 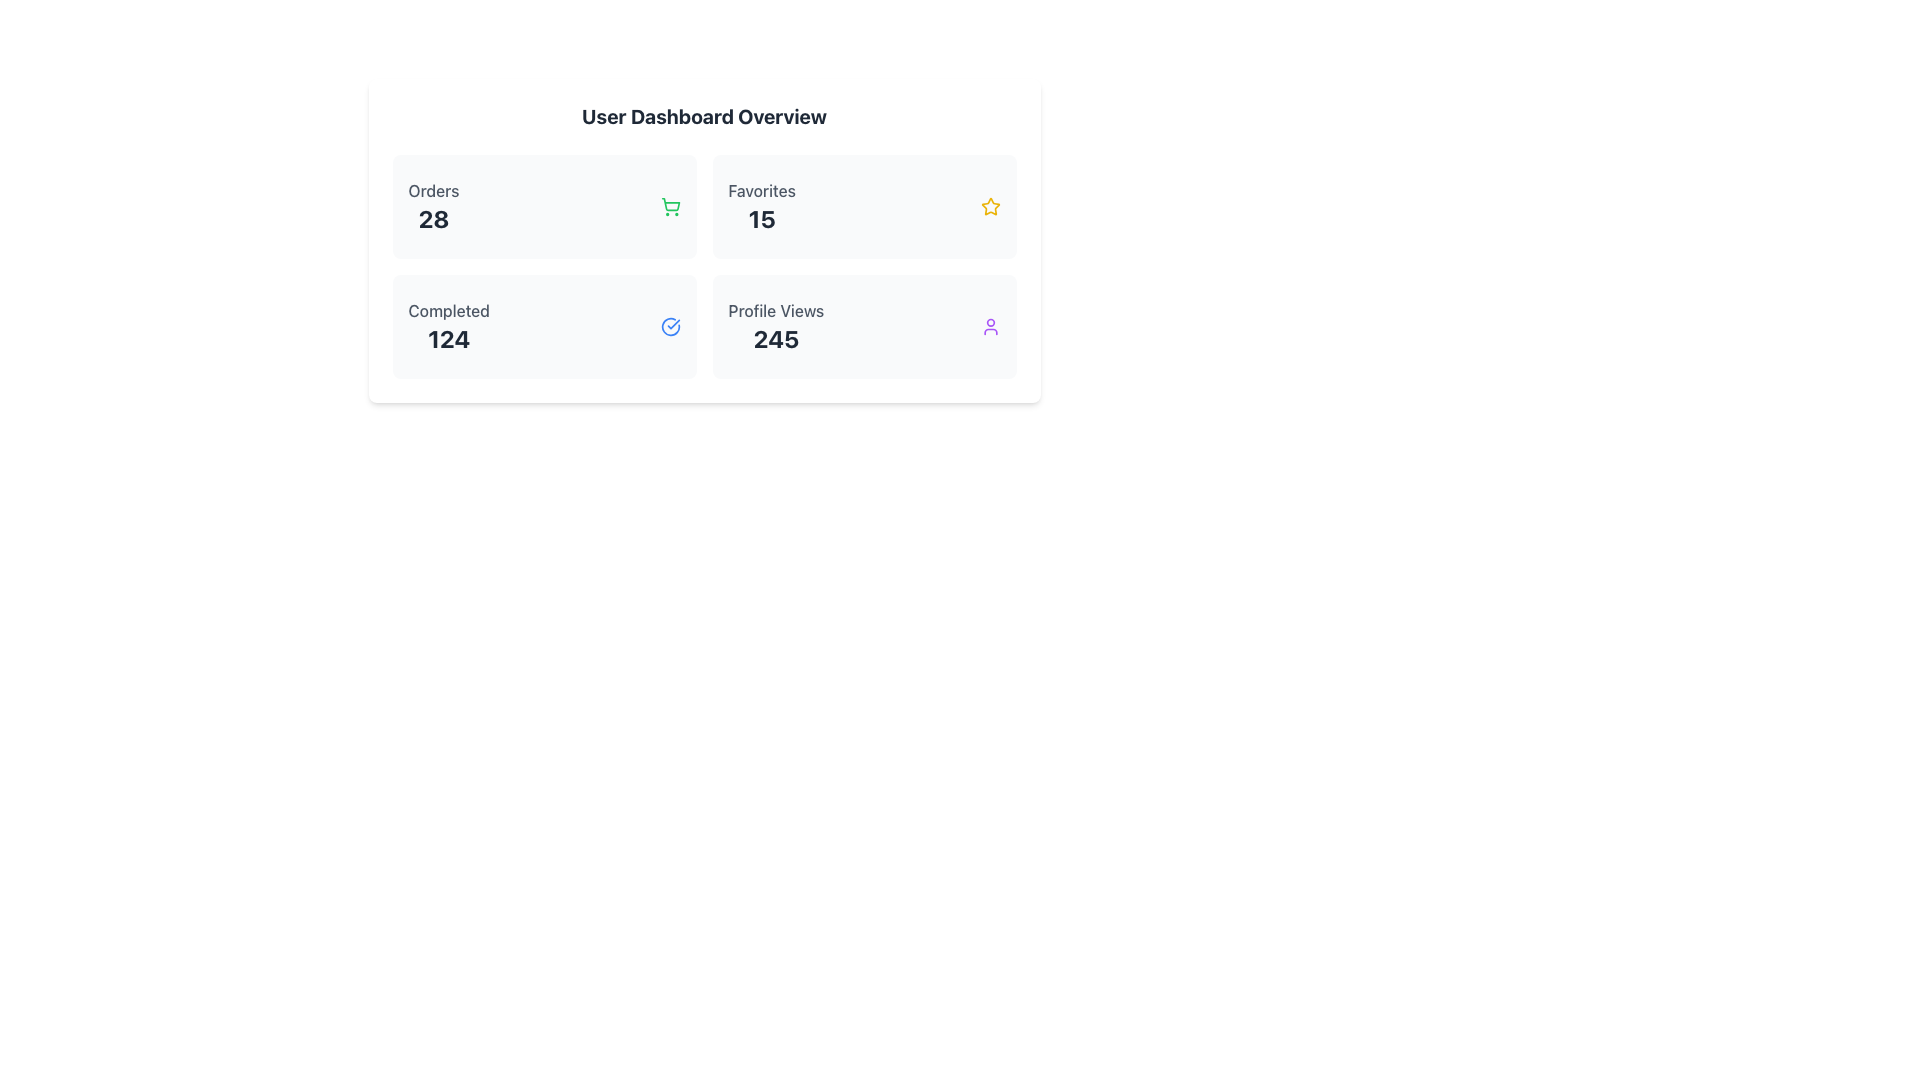 I want to click on the 'Profile Views' label, which is styled in gray (#gray-600) and positioned above the numerical value '245' in the second row, last column of a 2x2 grid, so click(x=775, y=311).